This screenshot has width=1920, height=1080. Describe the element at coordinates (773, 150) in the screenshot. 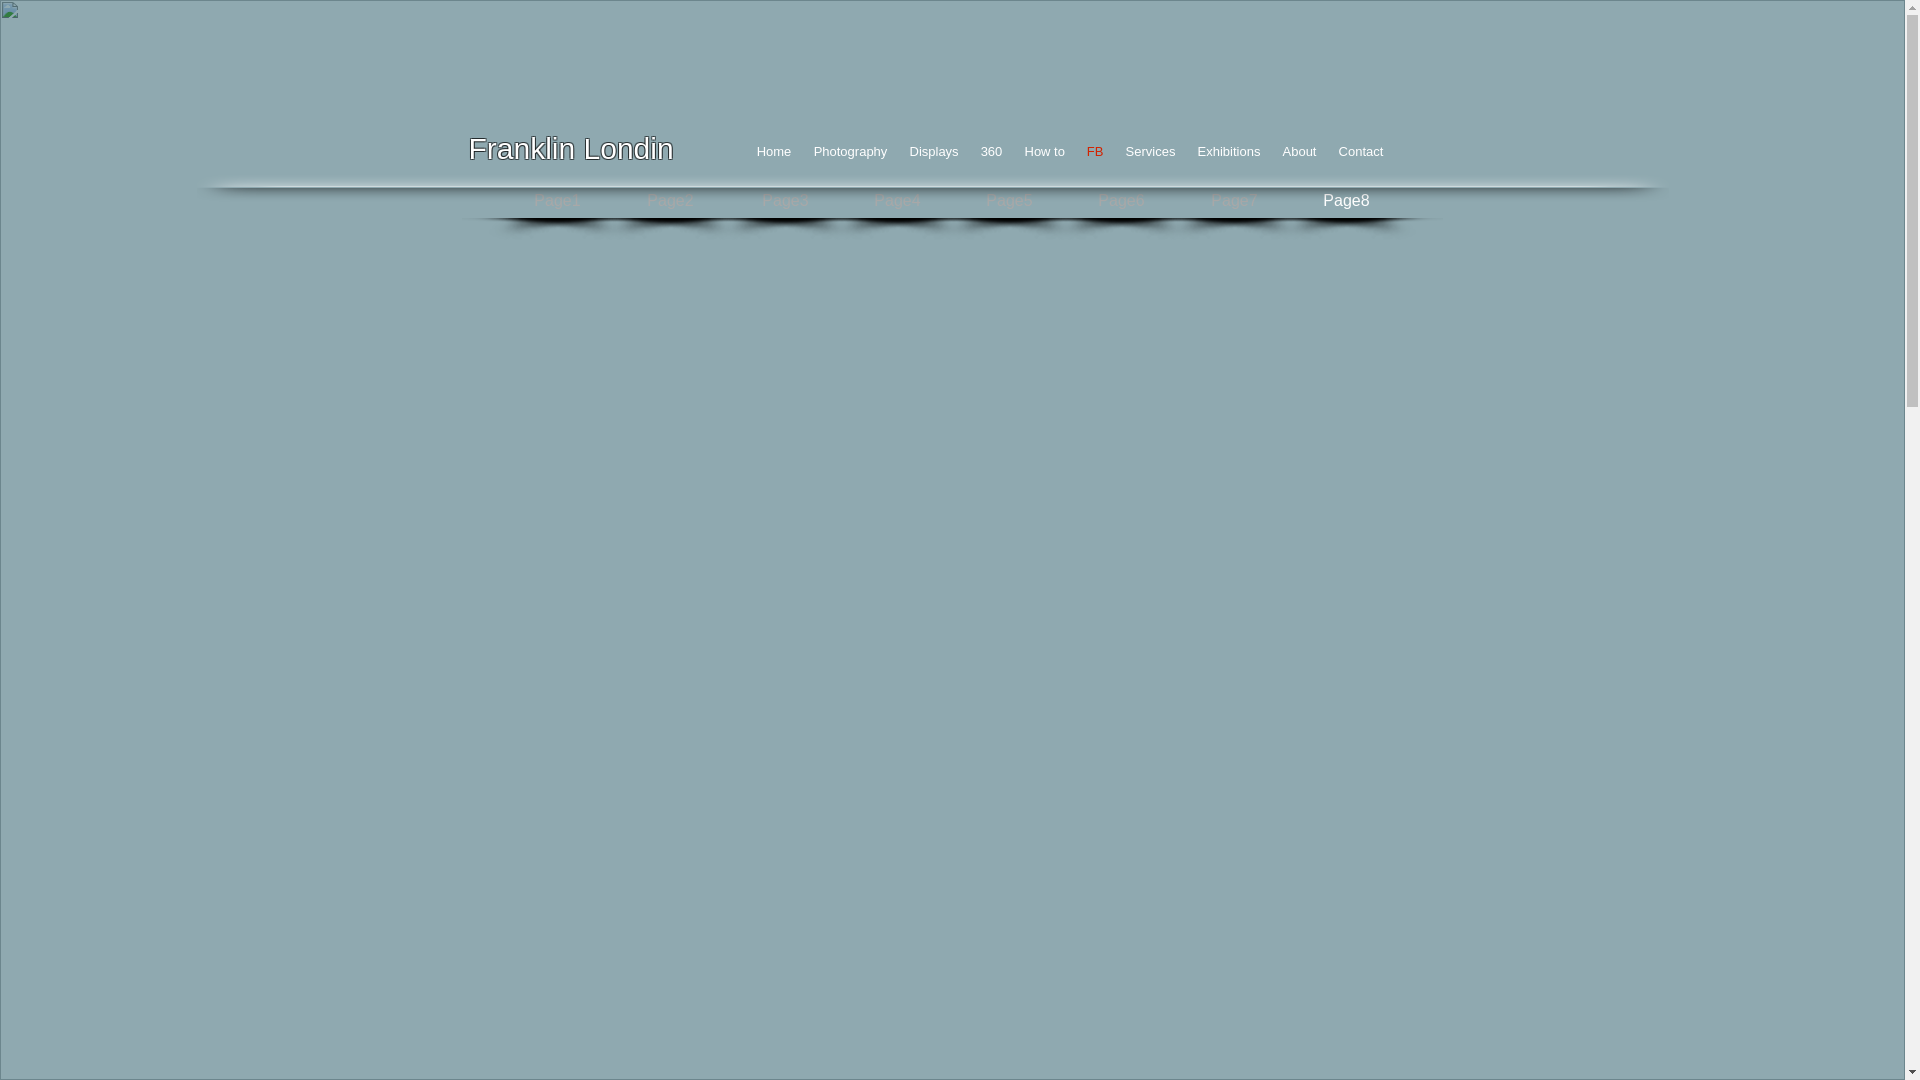

I see `'Home'` at that location.